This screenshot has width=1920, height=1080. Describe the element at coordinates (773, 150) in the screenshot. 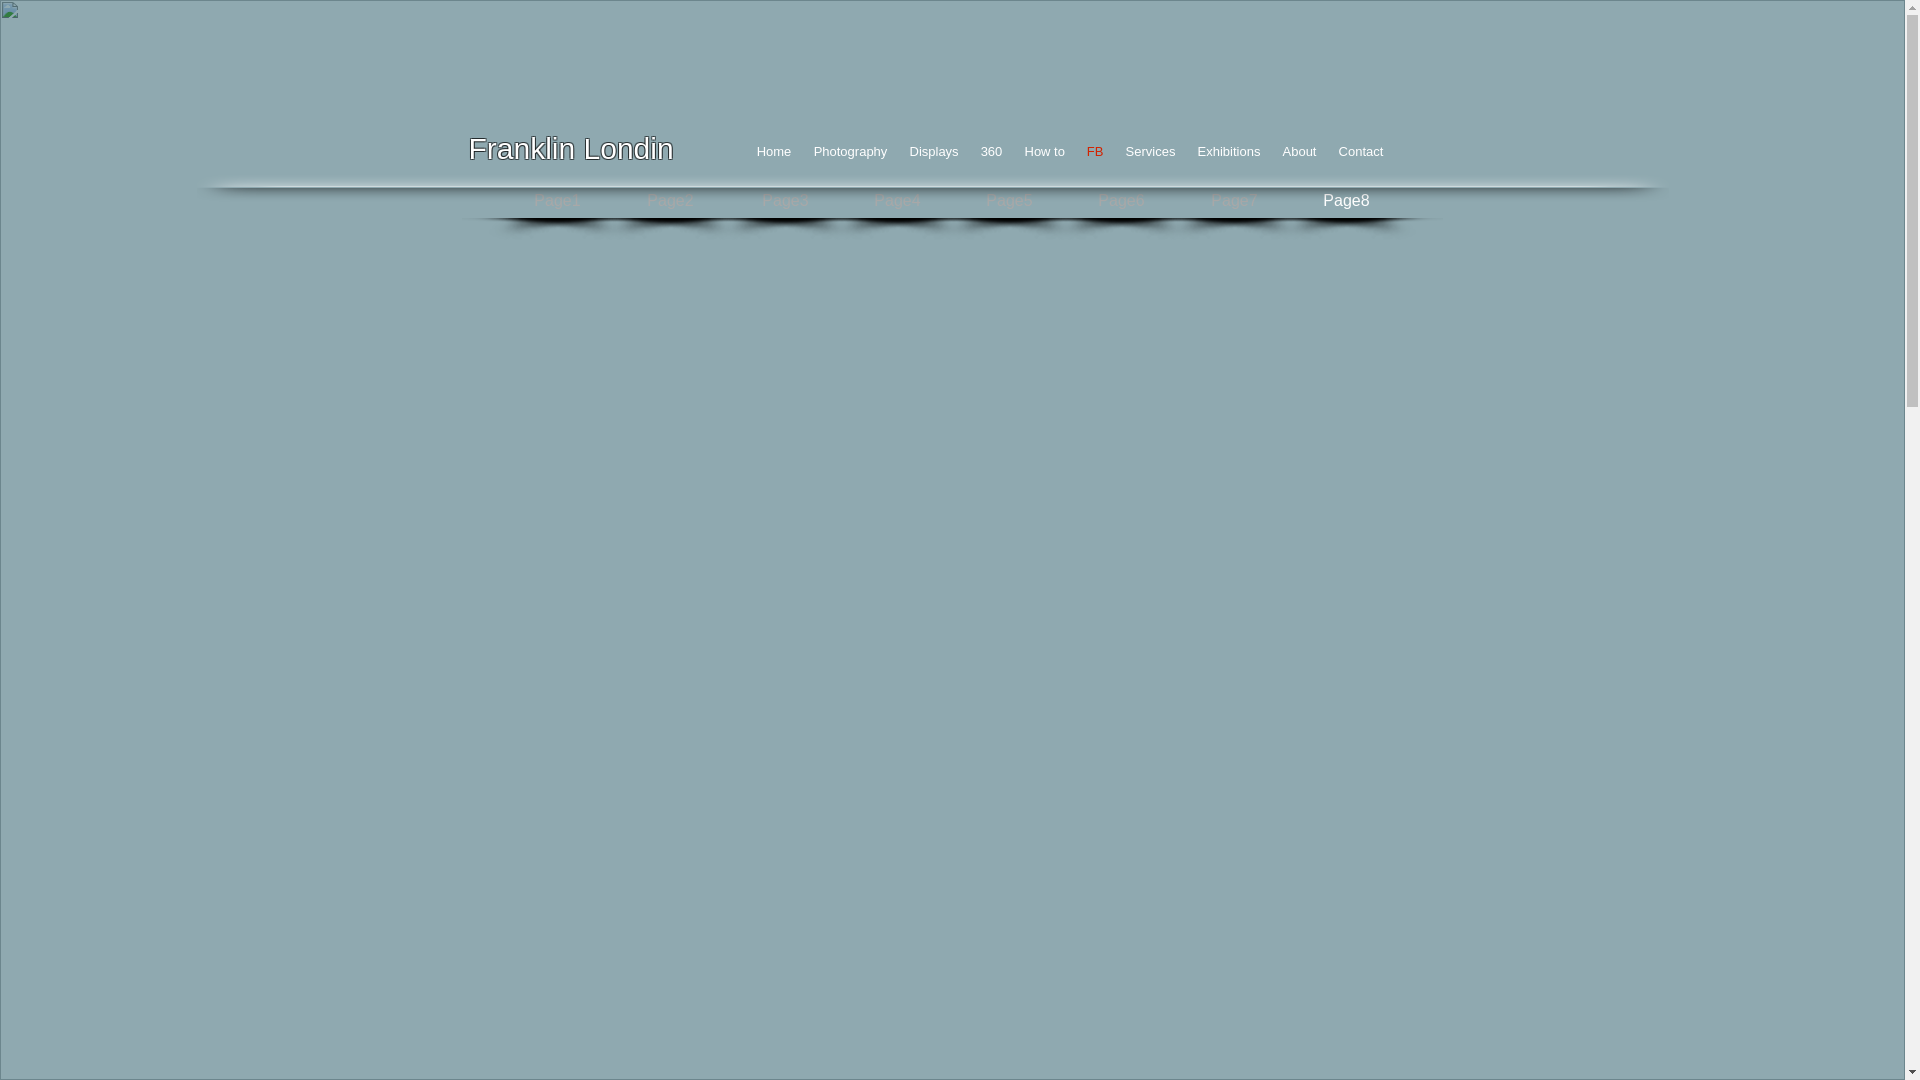

I see `'Home'` at that location.